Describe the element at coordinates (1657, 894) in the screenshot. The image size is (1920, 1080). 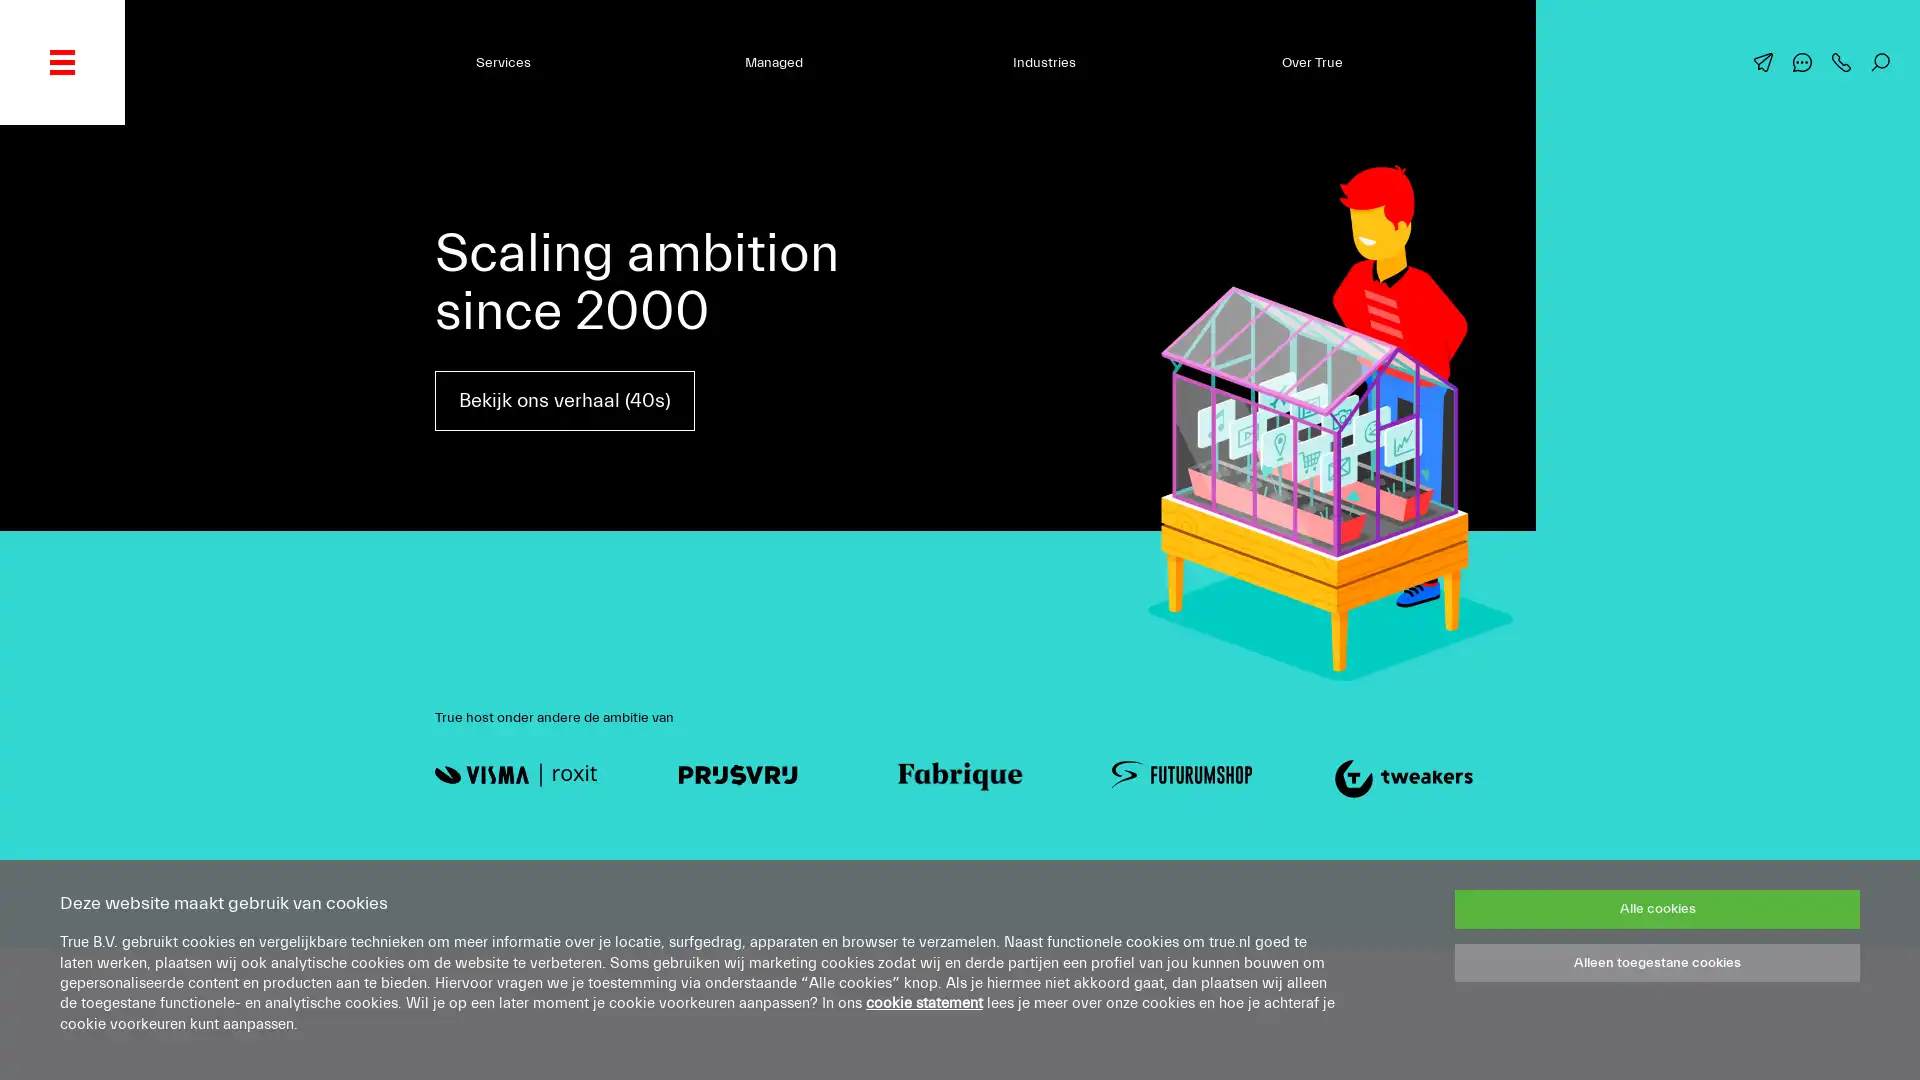
I see `Alle cookies` at that location.